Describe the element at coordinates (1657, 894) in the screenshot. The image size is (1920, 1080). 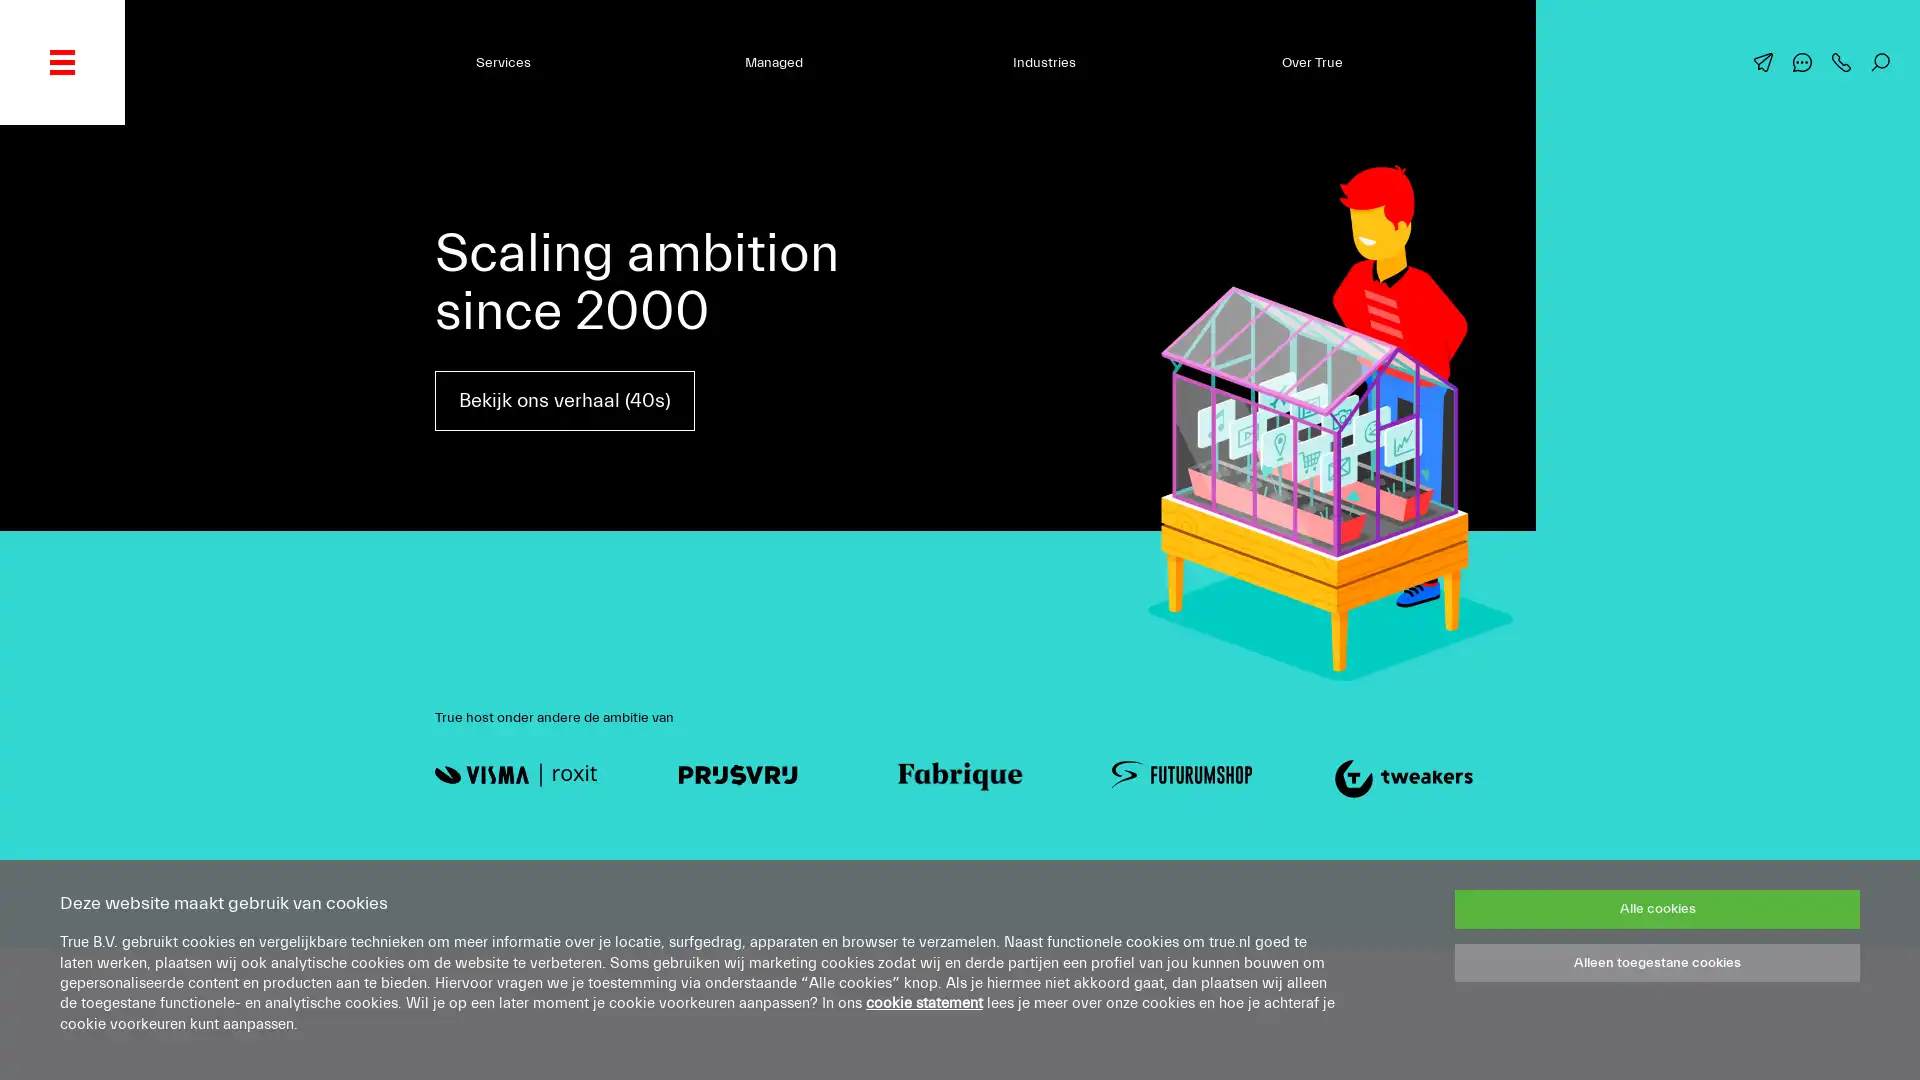
I see `Alle cookies` at that location.